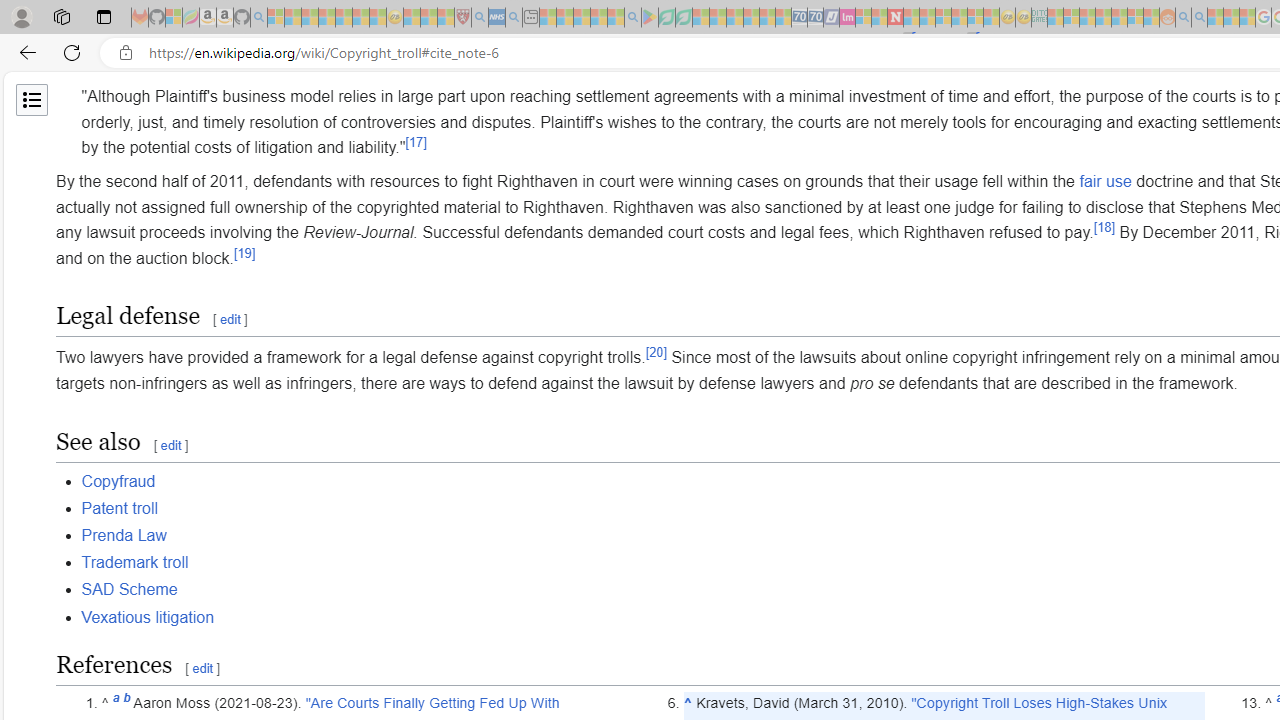  I want to click on 'Microsoft-Report a Concern to Bing - Sleeping', so click(174, 17).